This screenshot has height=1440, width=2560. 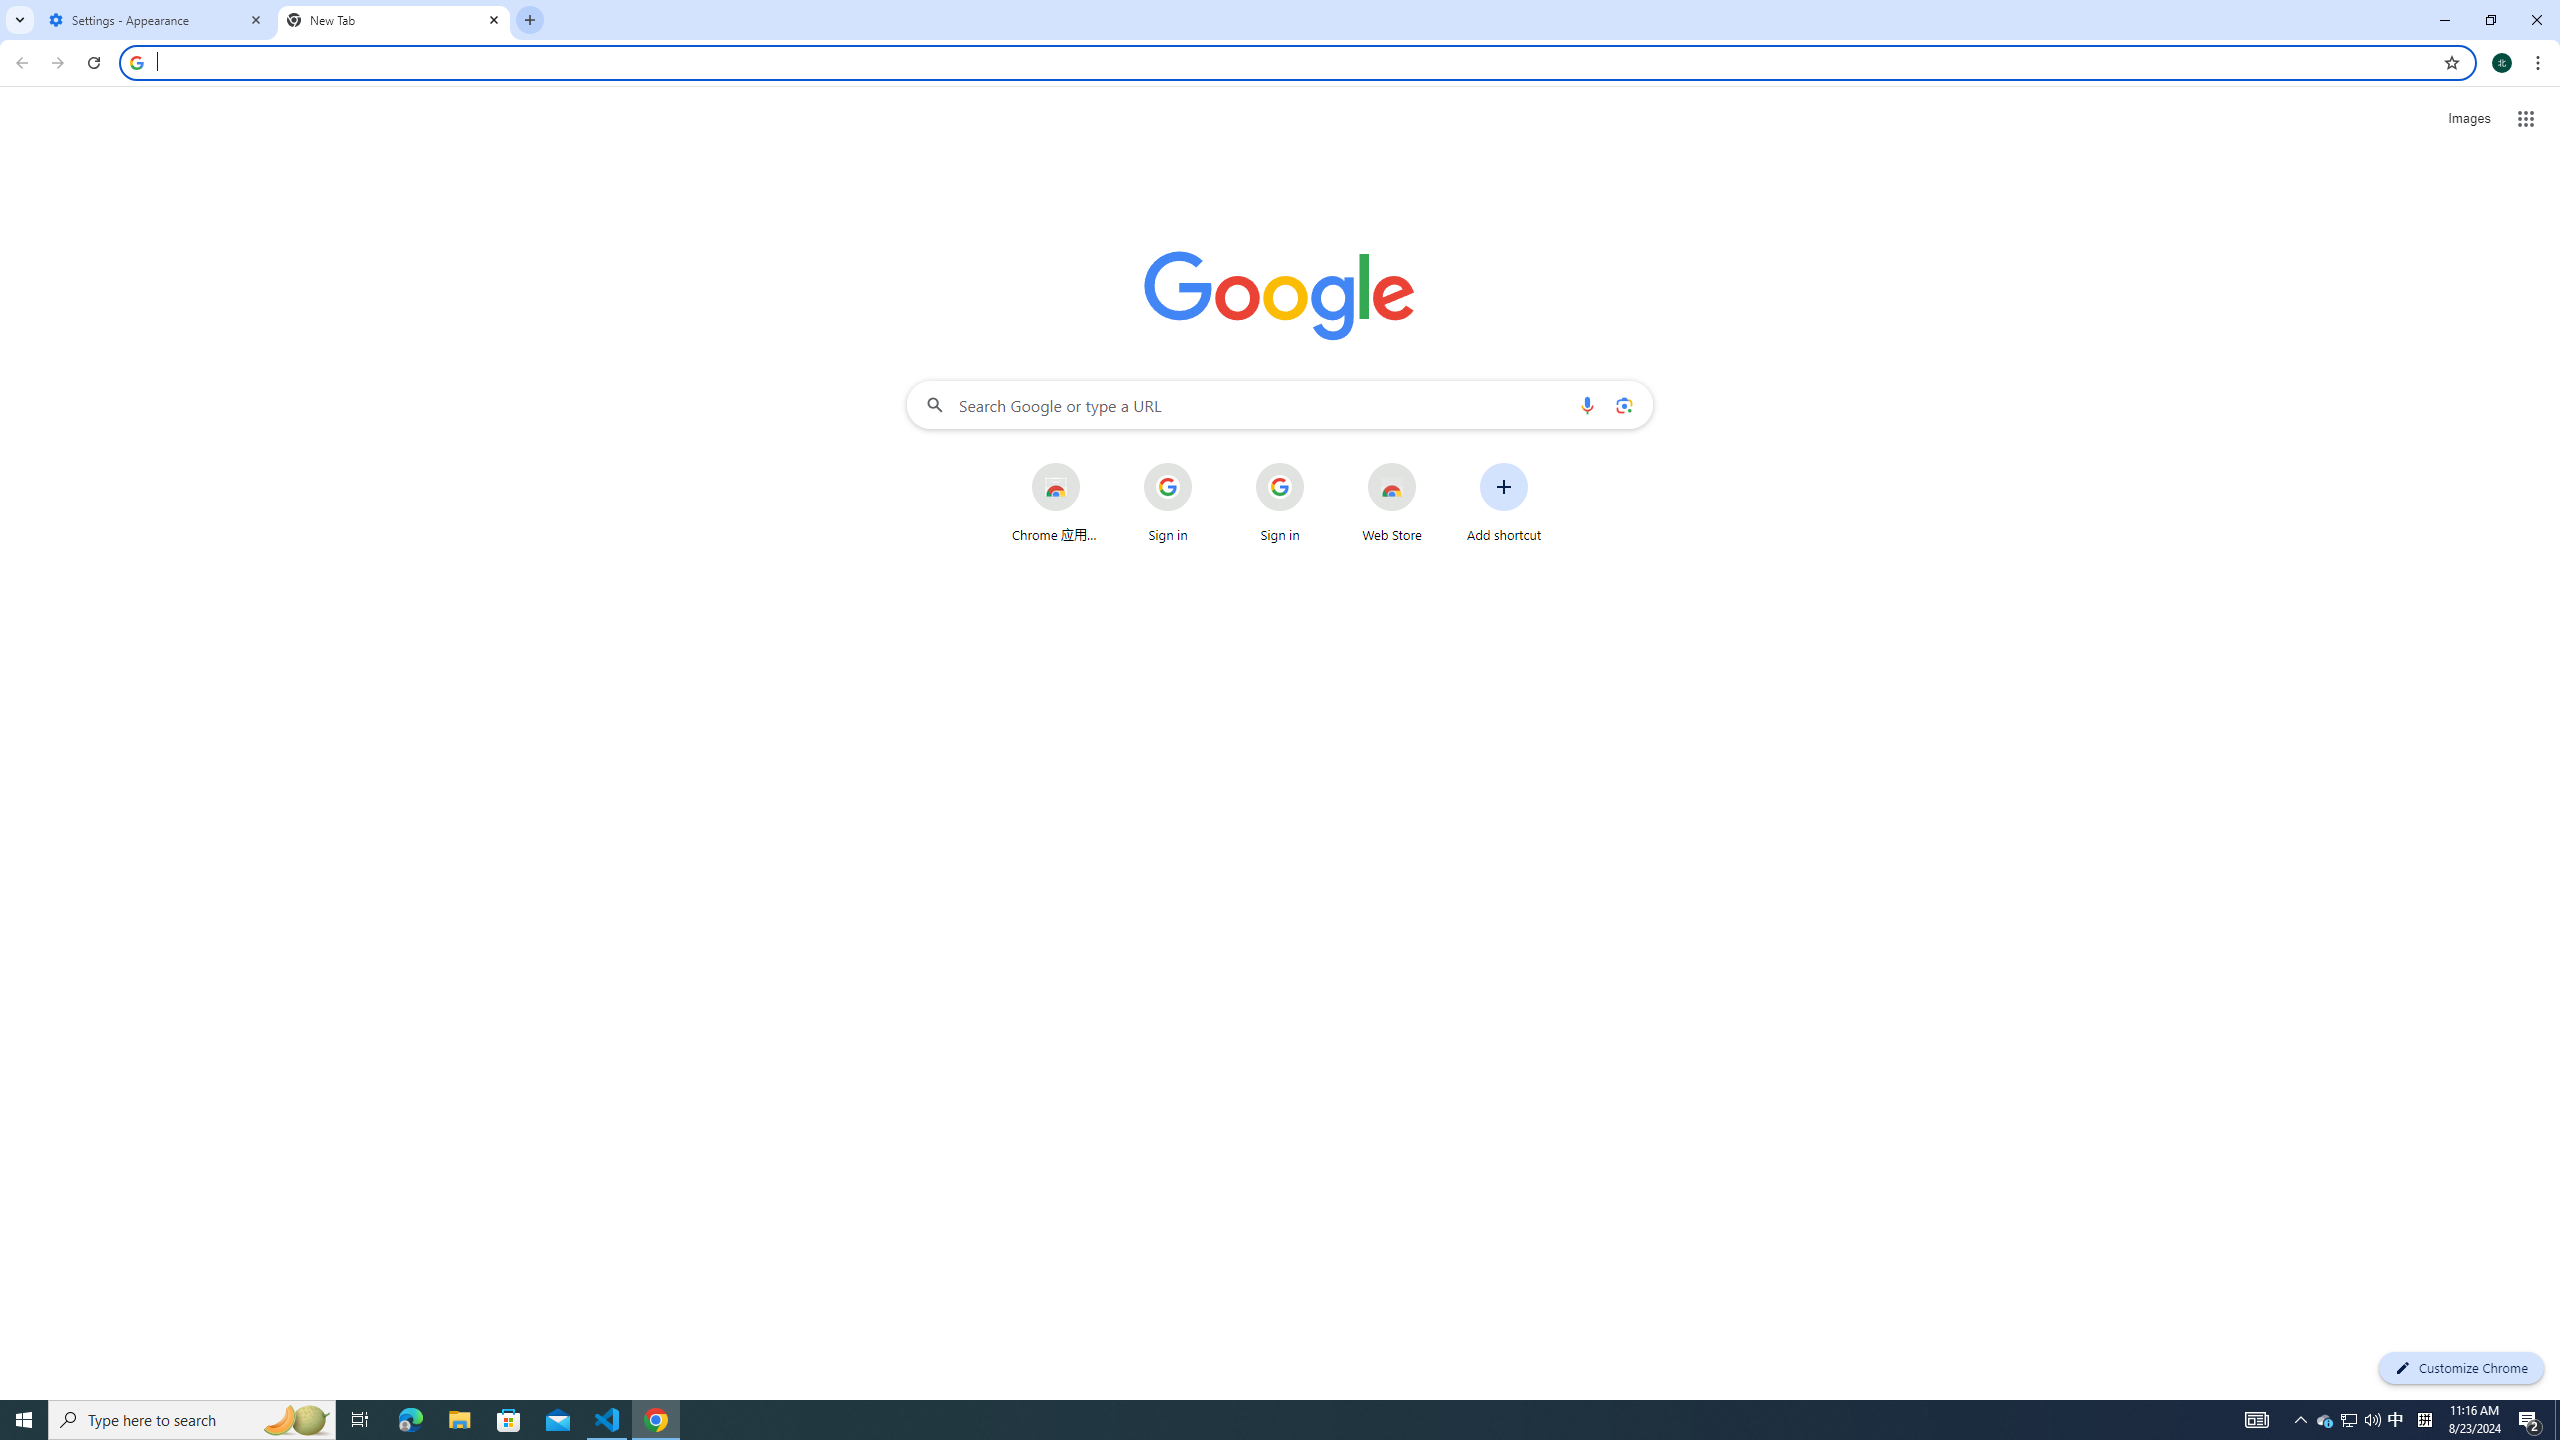 What do you see at coordinates (155, 19) in the screenshot?
I see `'Settings - Appearance'` at bounding box center [155, 19].